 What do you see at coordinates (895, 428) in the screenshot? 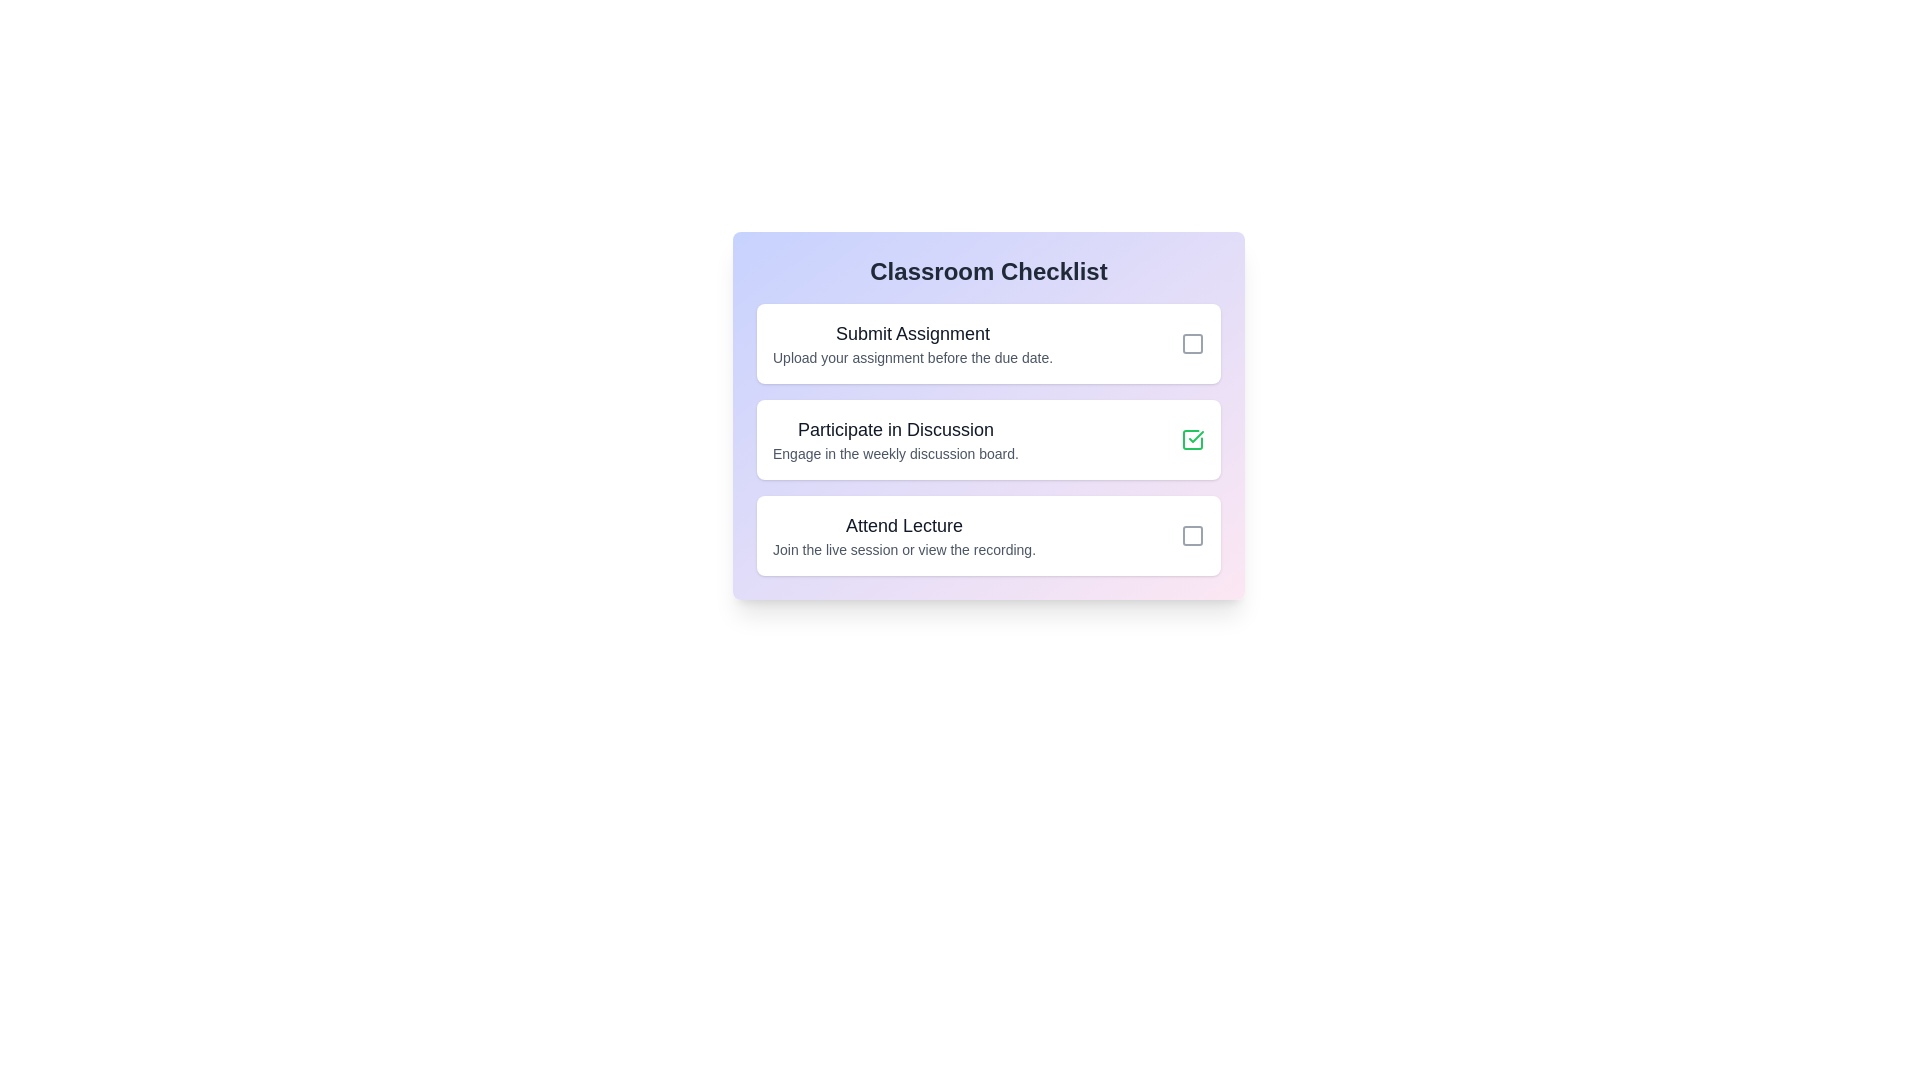
I see `the text label that reads 'Participate in Discussion', which is bold and black, and positioned above a secondary text element in the middle section of the checklist` at bounding box center [895, 428].